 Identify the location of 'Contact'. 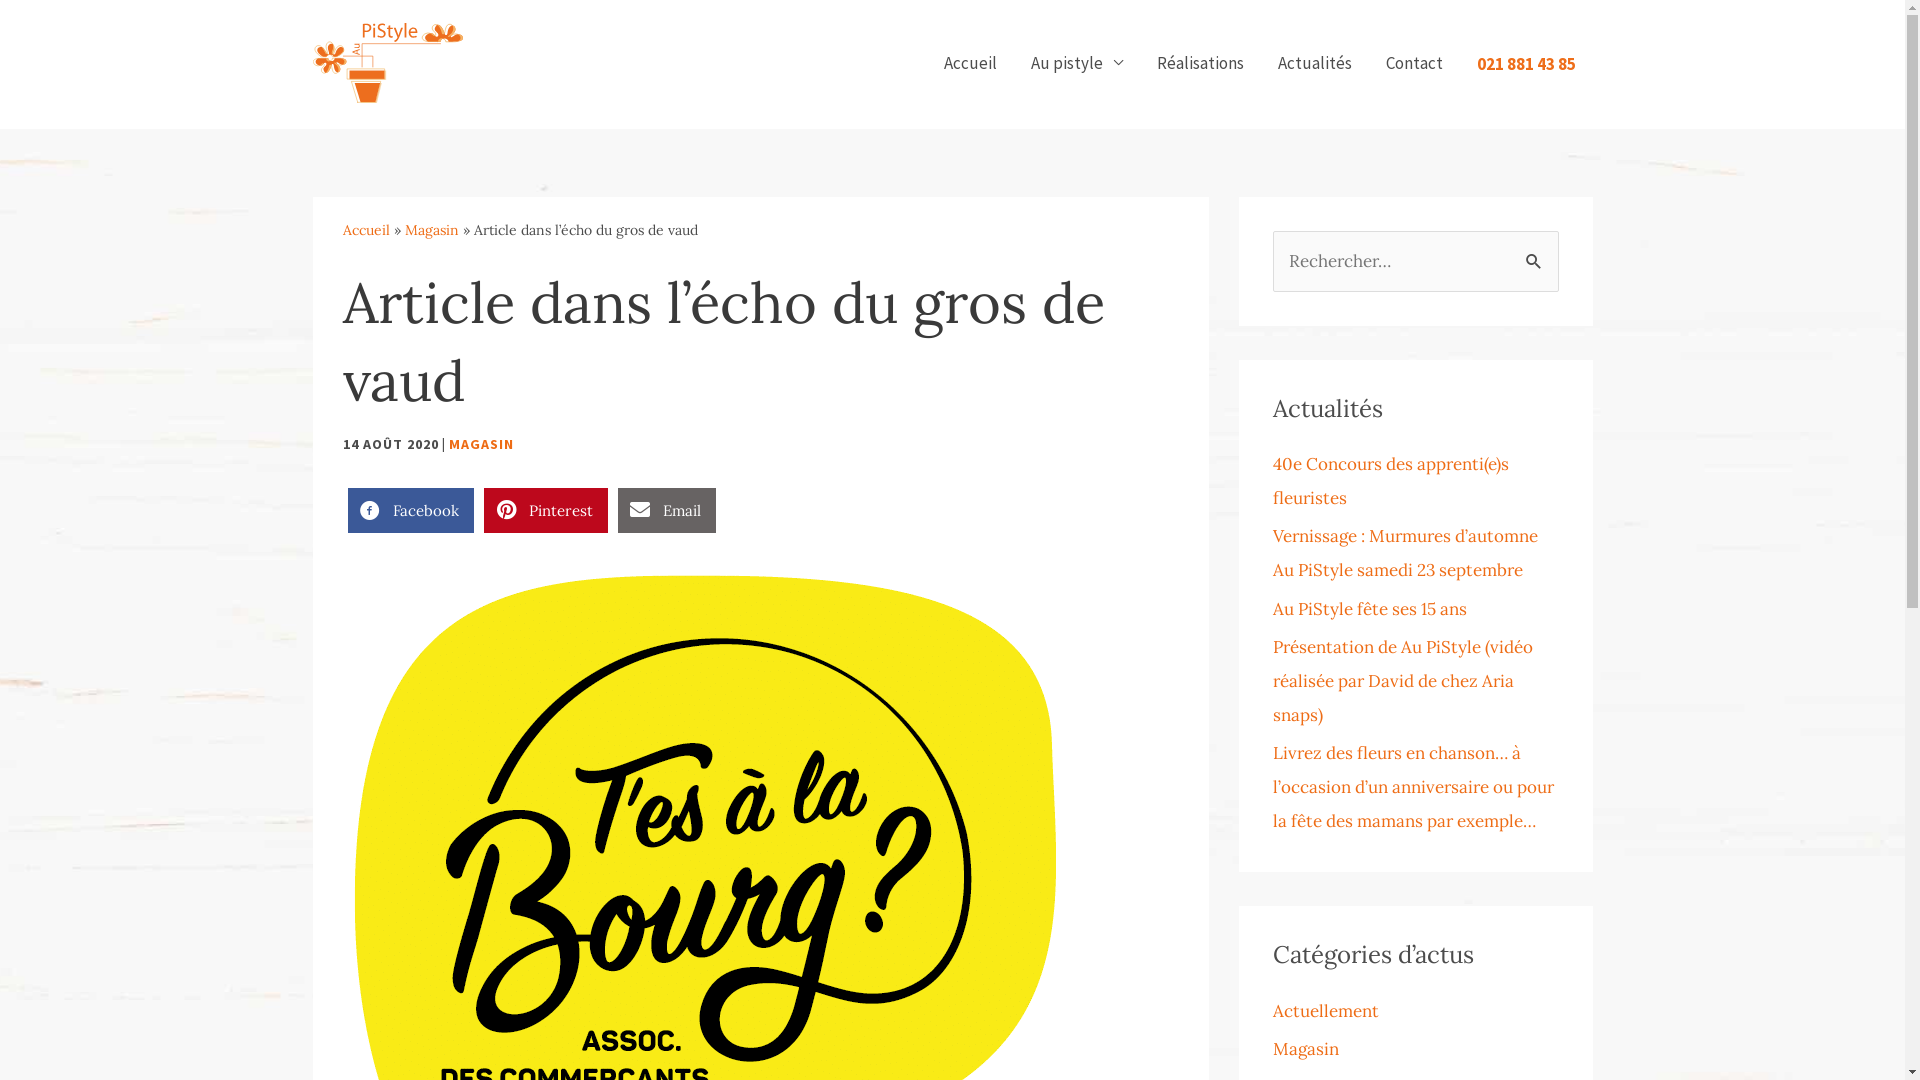
(1367, 61).